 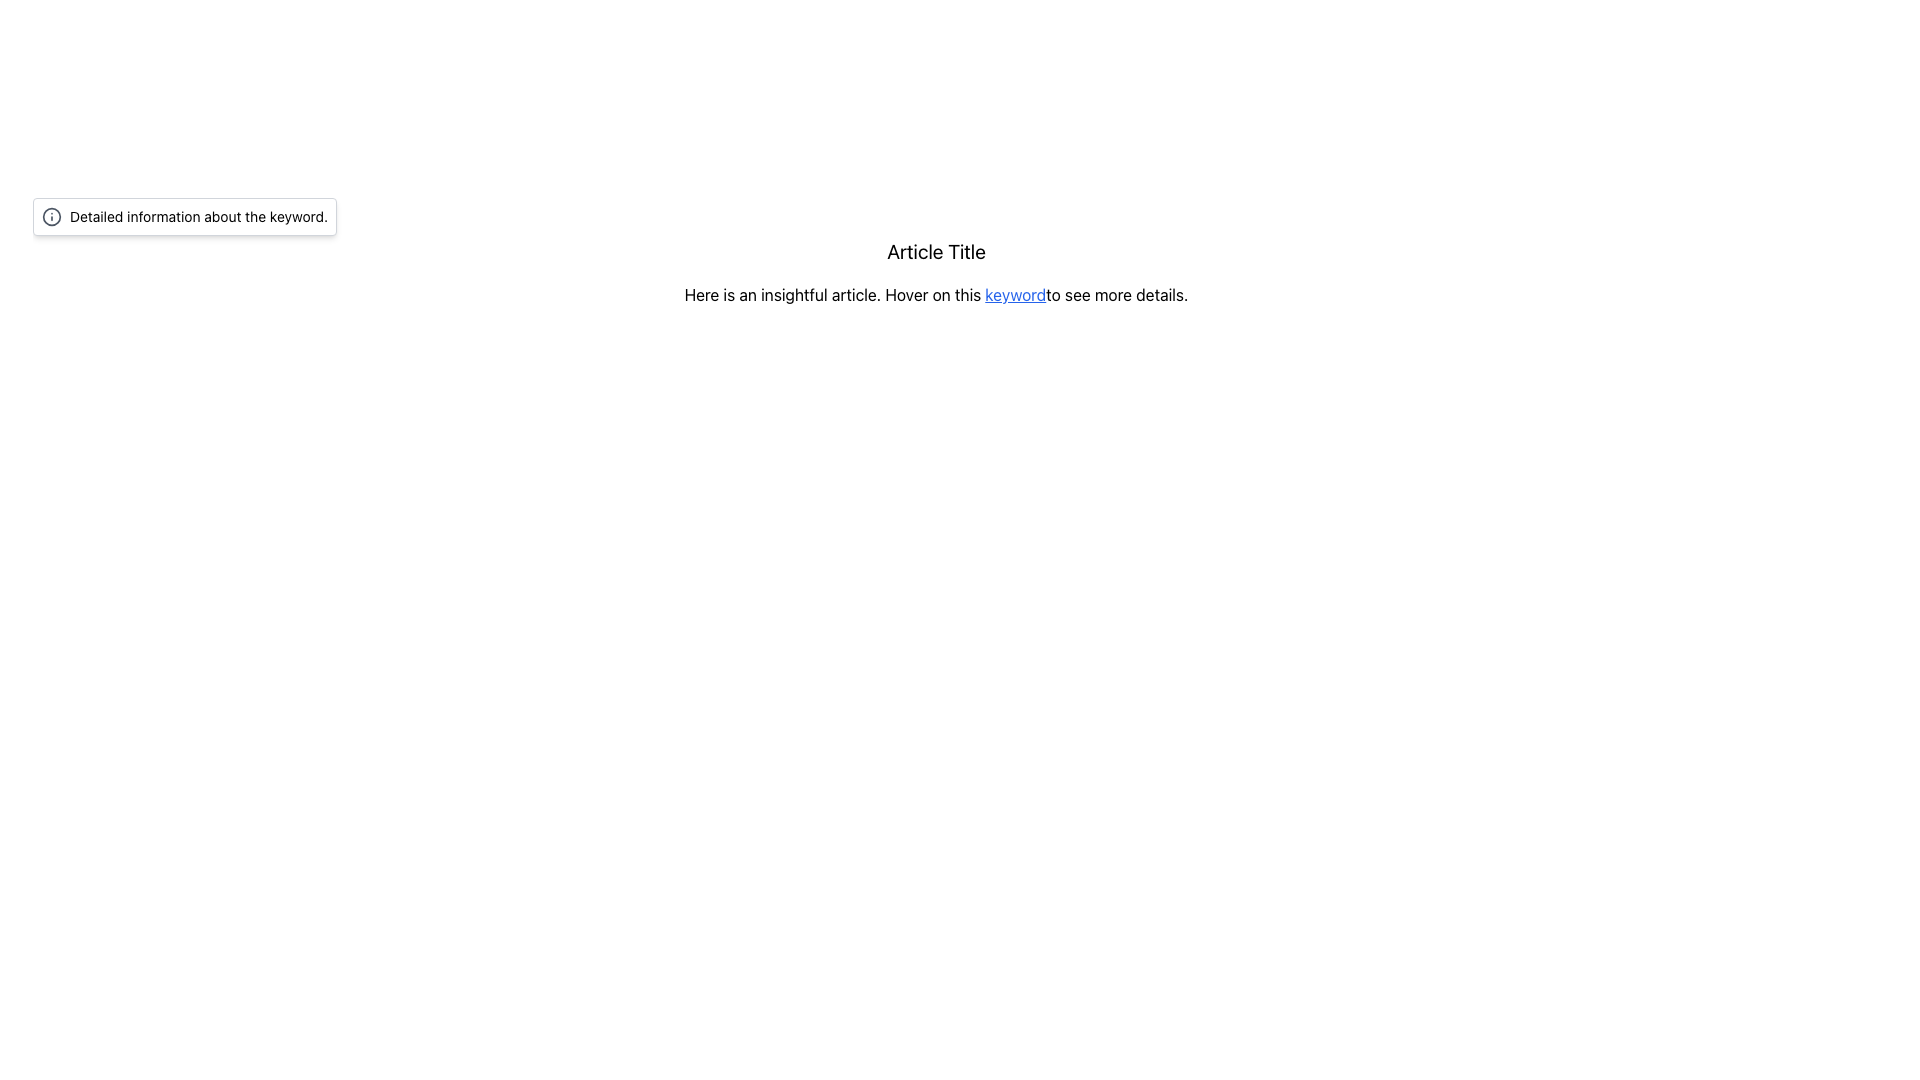 I want to click on the Circle SVG graphical element that represents an informational symbol, located centrally within the interface and near a tooltip box, so click(x=52, y=216).